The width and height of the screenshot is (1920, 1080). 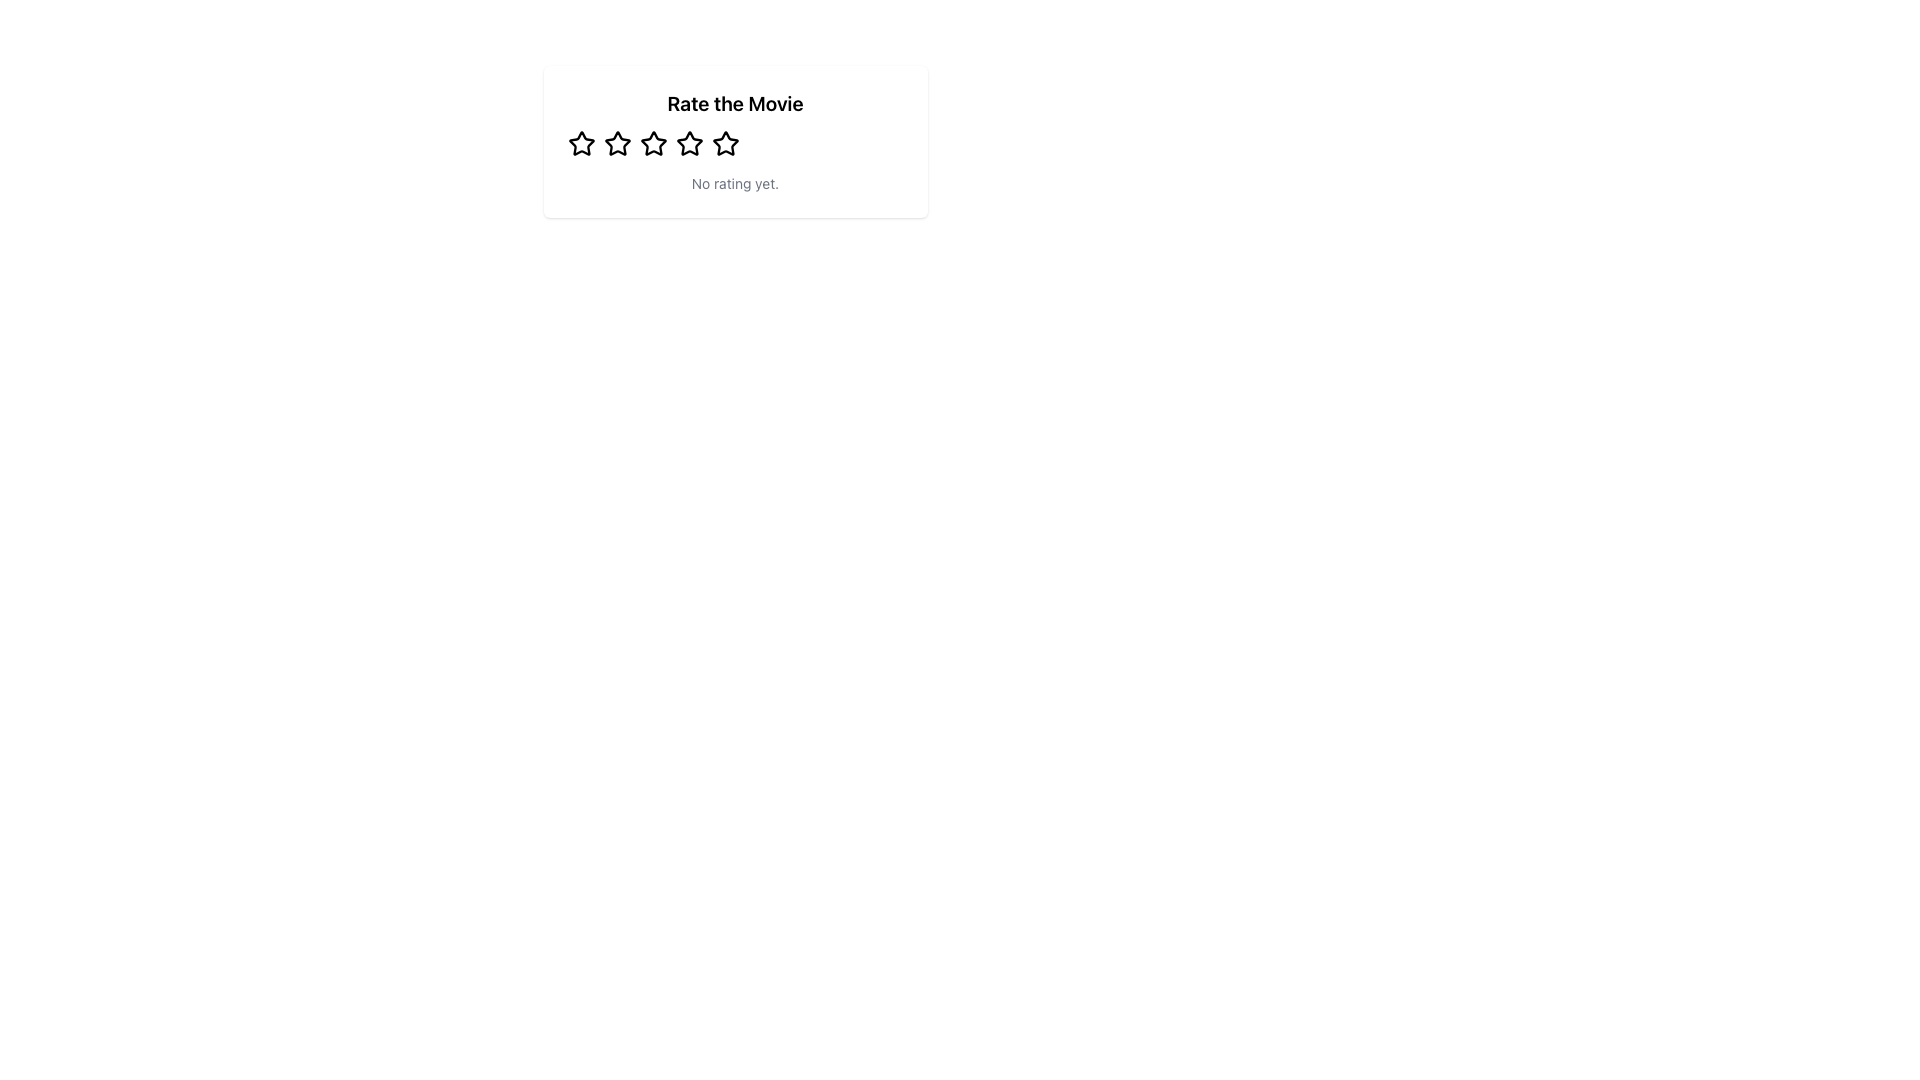 I want to click on the second star icon in the 'Rate the Movie' section, so click(x=653, y=142).